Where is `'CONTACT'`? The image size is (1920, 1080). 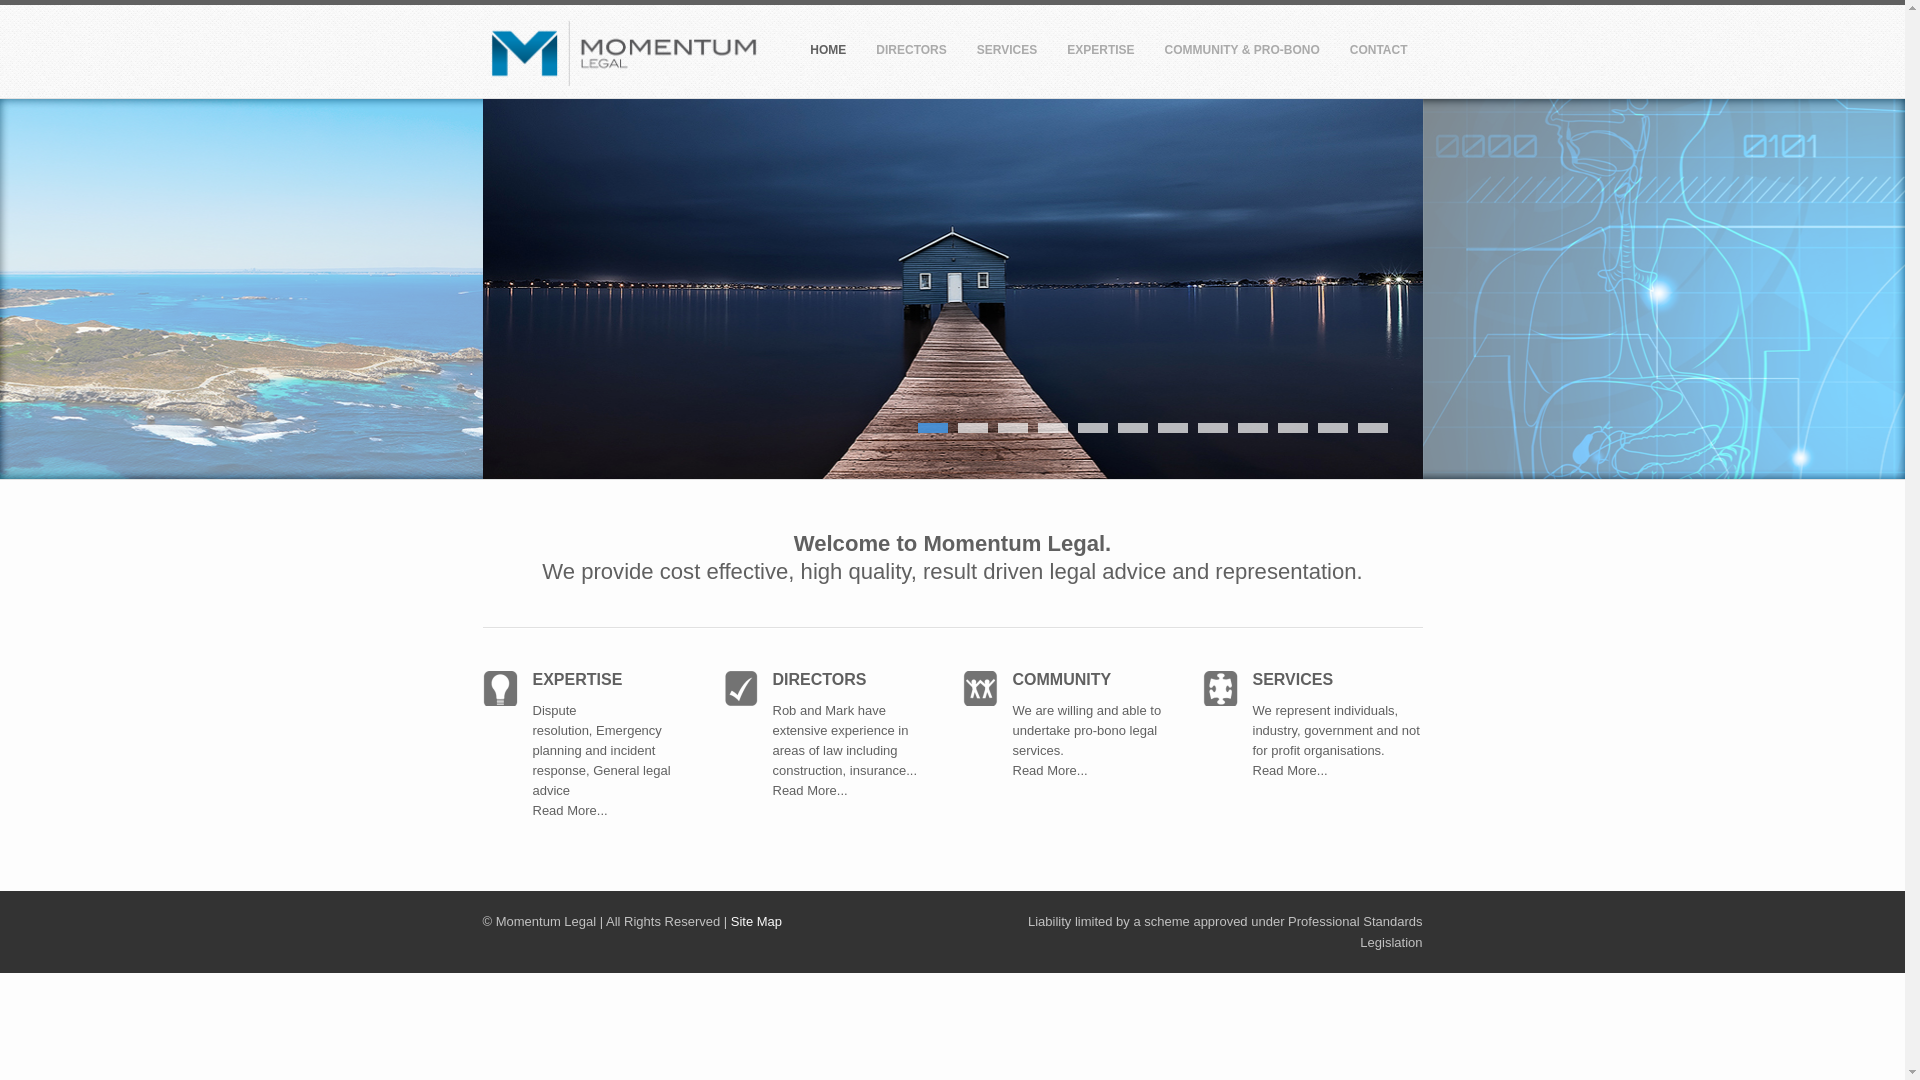 'CONTACT' is located at coordinates (1377, 53).